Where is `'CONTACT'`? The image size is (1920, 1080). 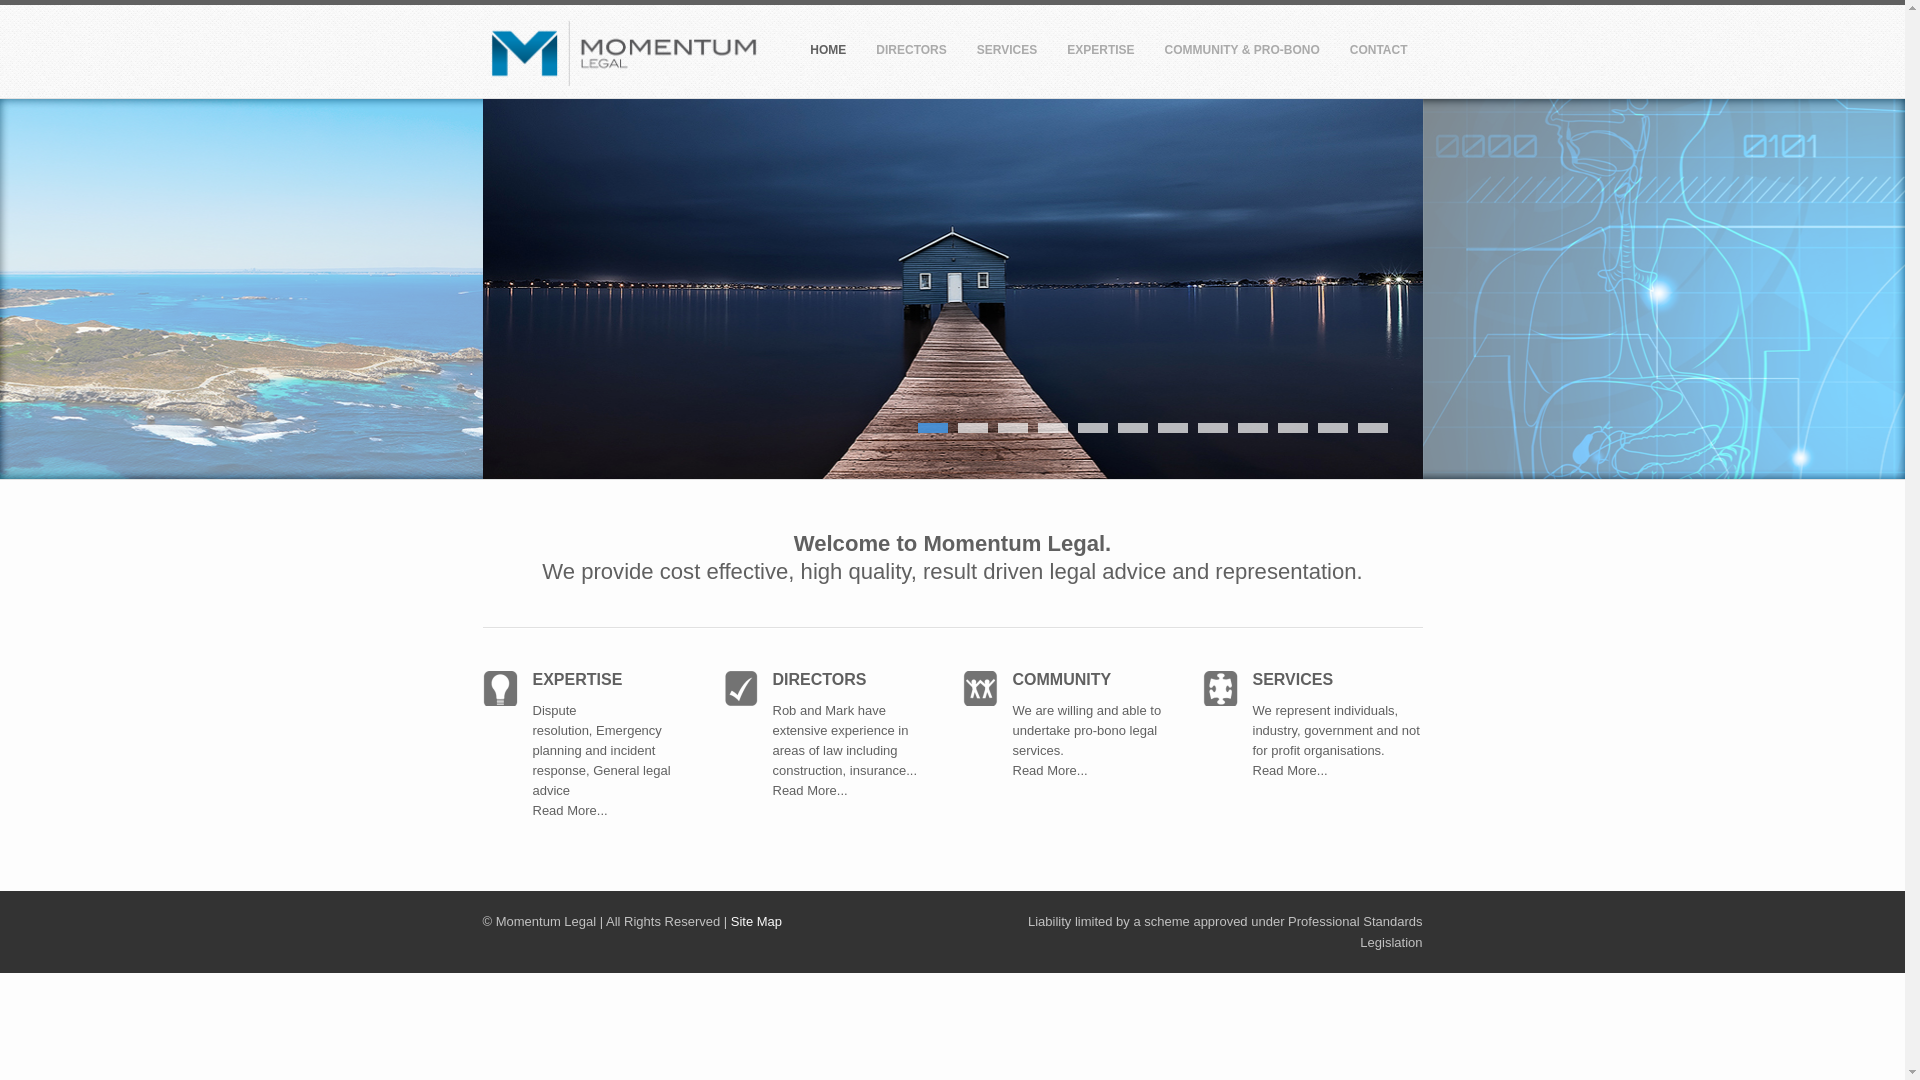 'CONTACT' is located at coordinates (1377, 53).